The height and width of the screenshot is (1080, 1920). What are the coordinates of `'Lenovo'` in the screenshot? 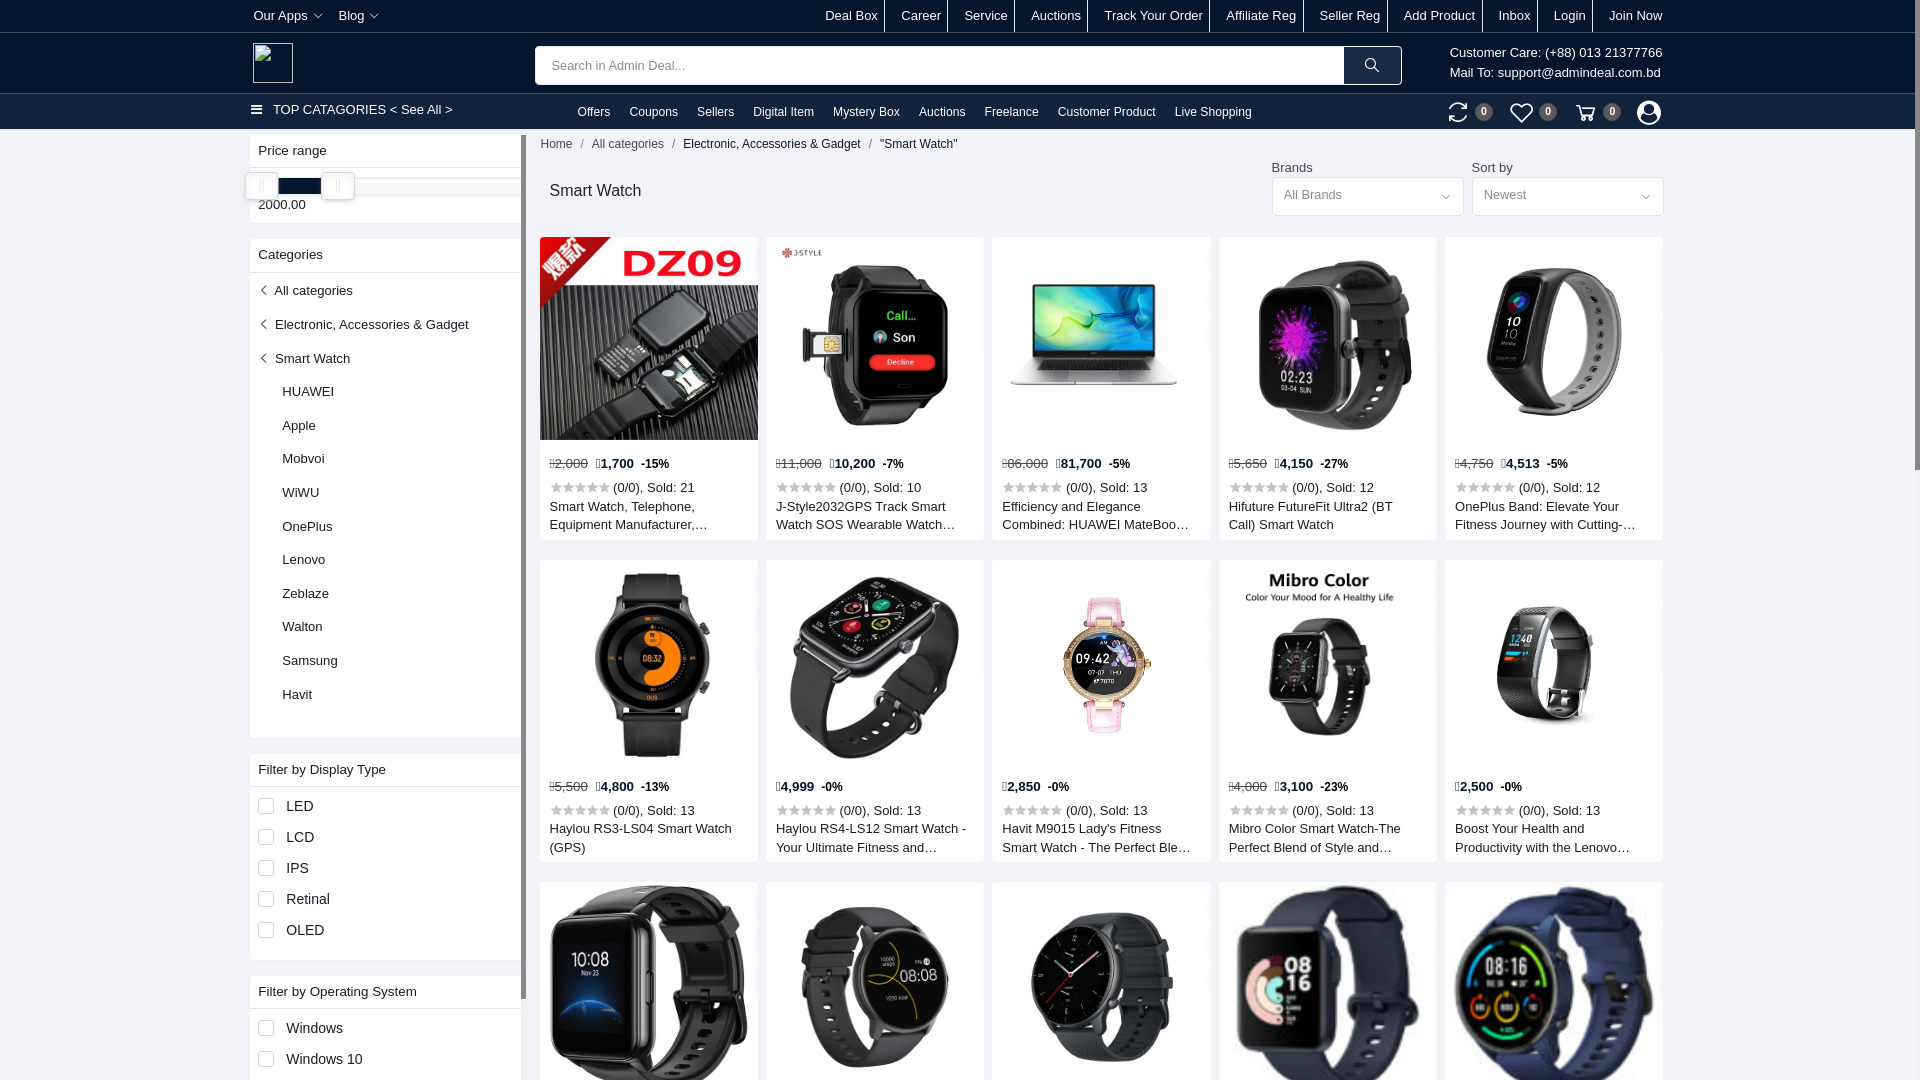 It's located at (302, 559).